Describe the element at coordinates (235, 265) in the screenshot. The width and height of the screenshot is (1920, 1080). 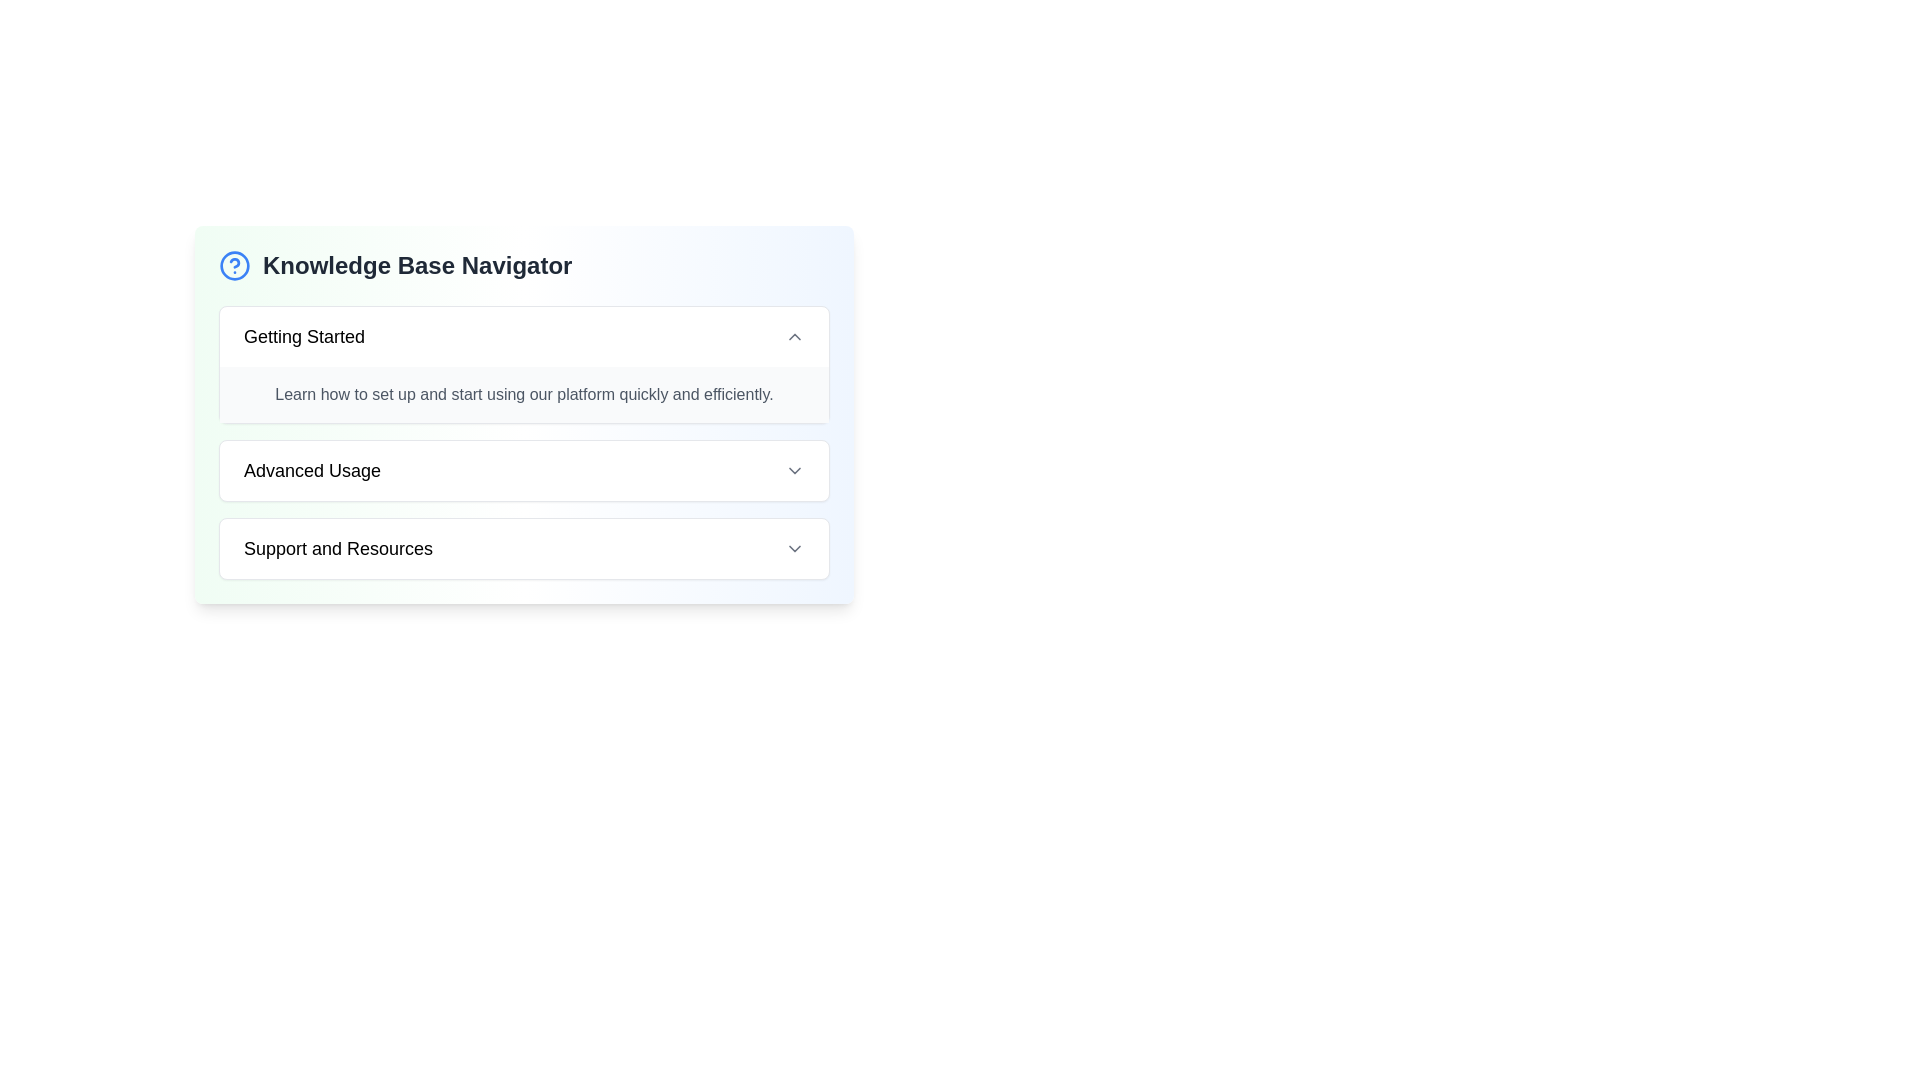
I see `the circular blue outline icon with a question mark inside, located to the left of the 'Knowledge Base Navigator' text header` at that location.